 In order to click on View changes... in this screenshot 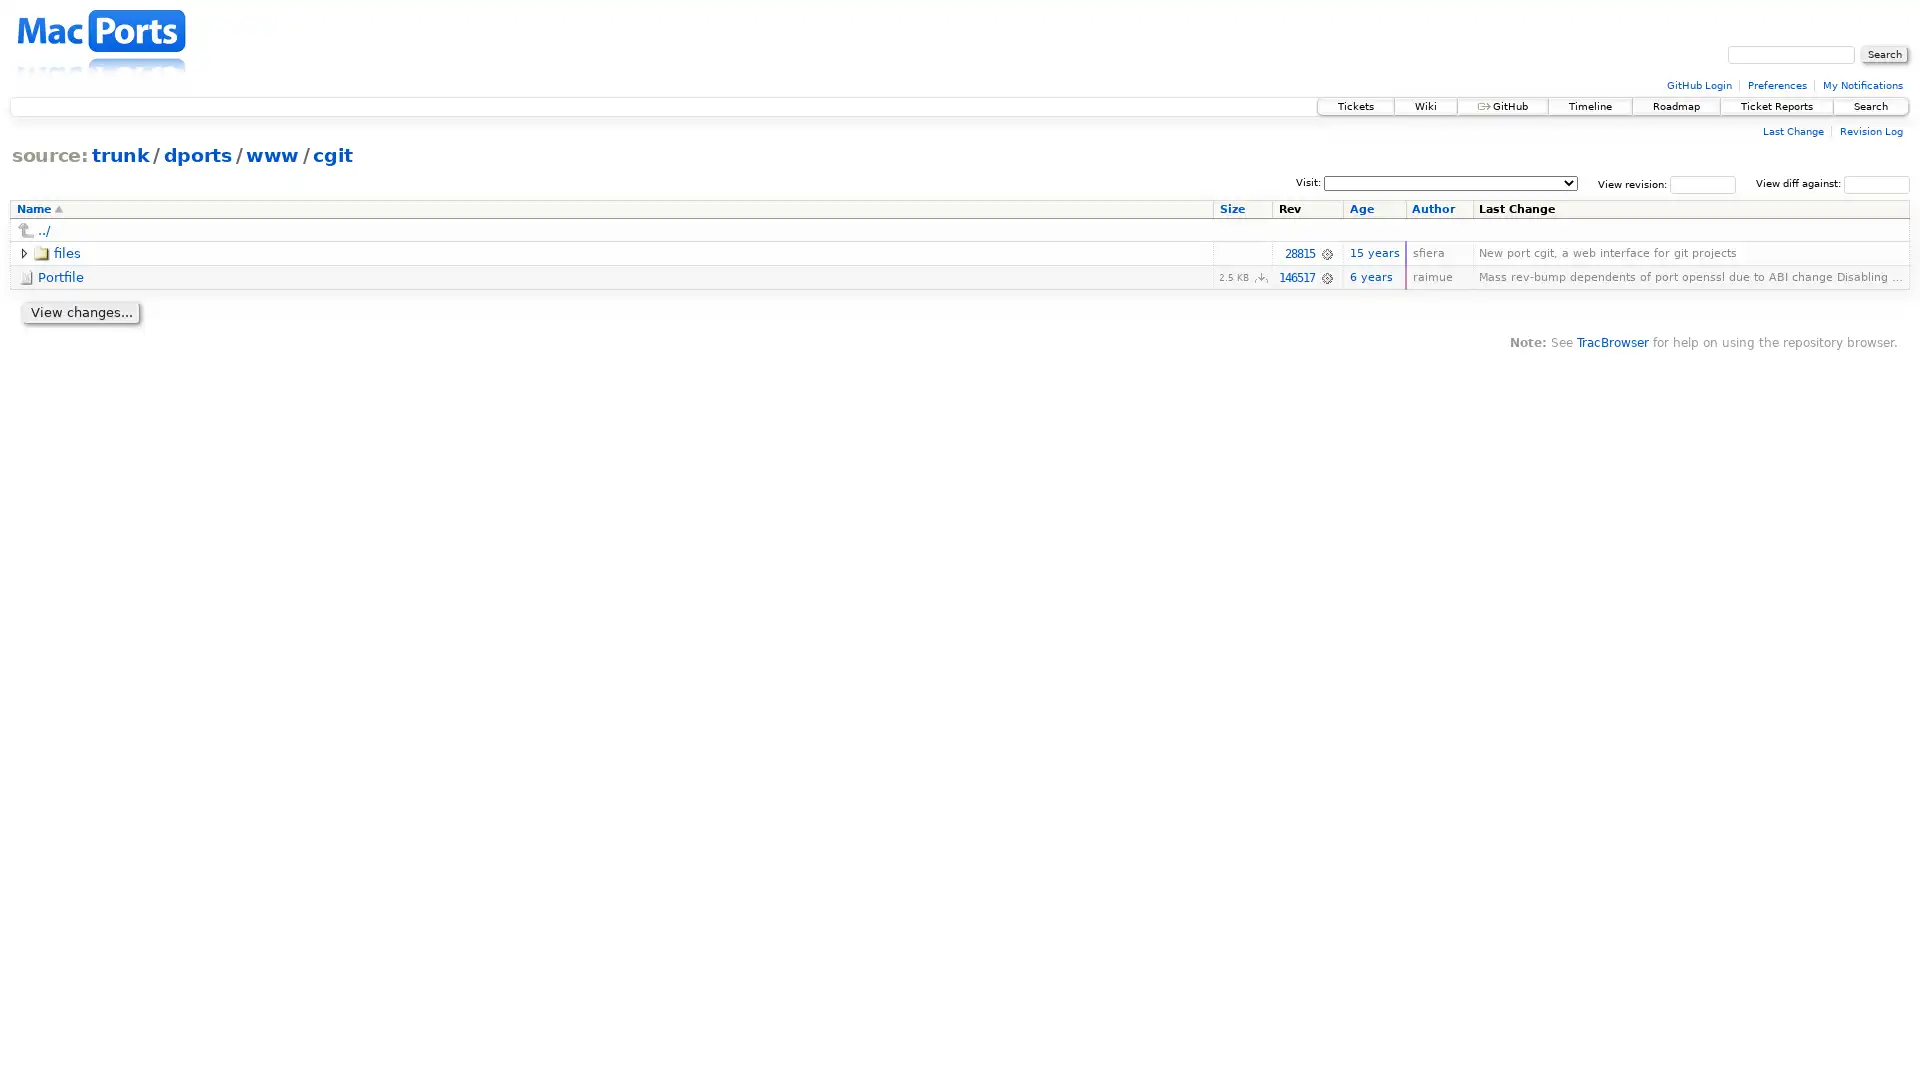, I will do `click(80, 312)`.